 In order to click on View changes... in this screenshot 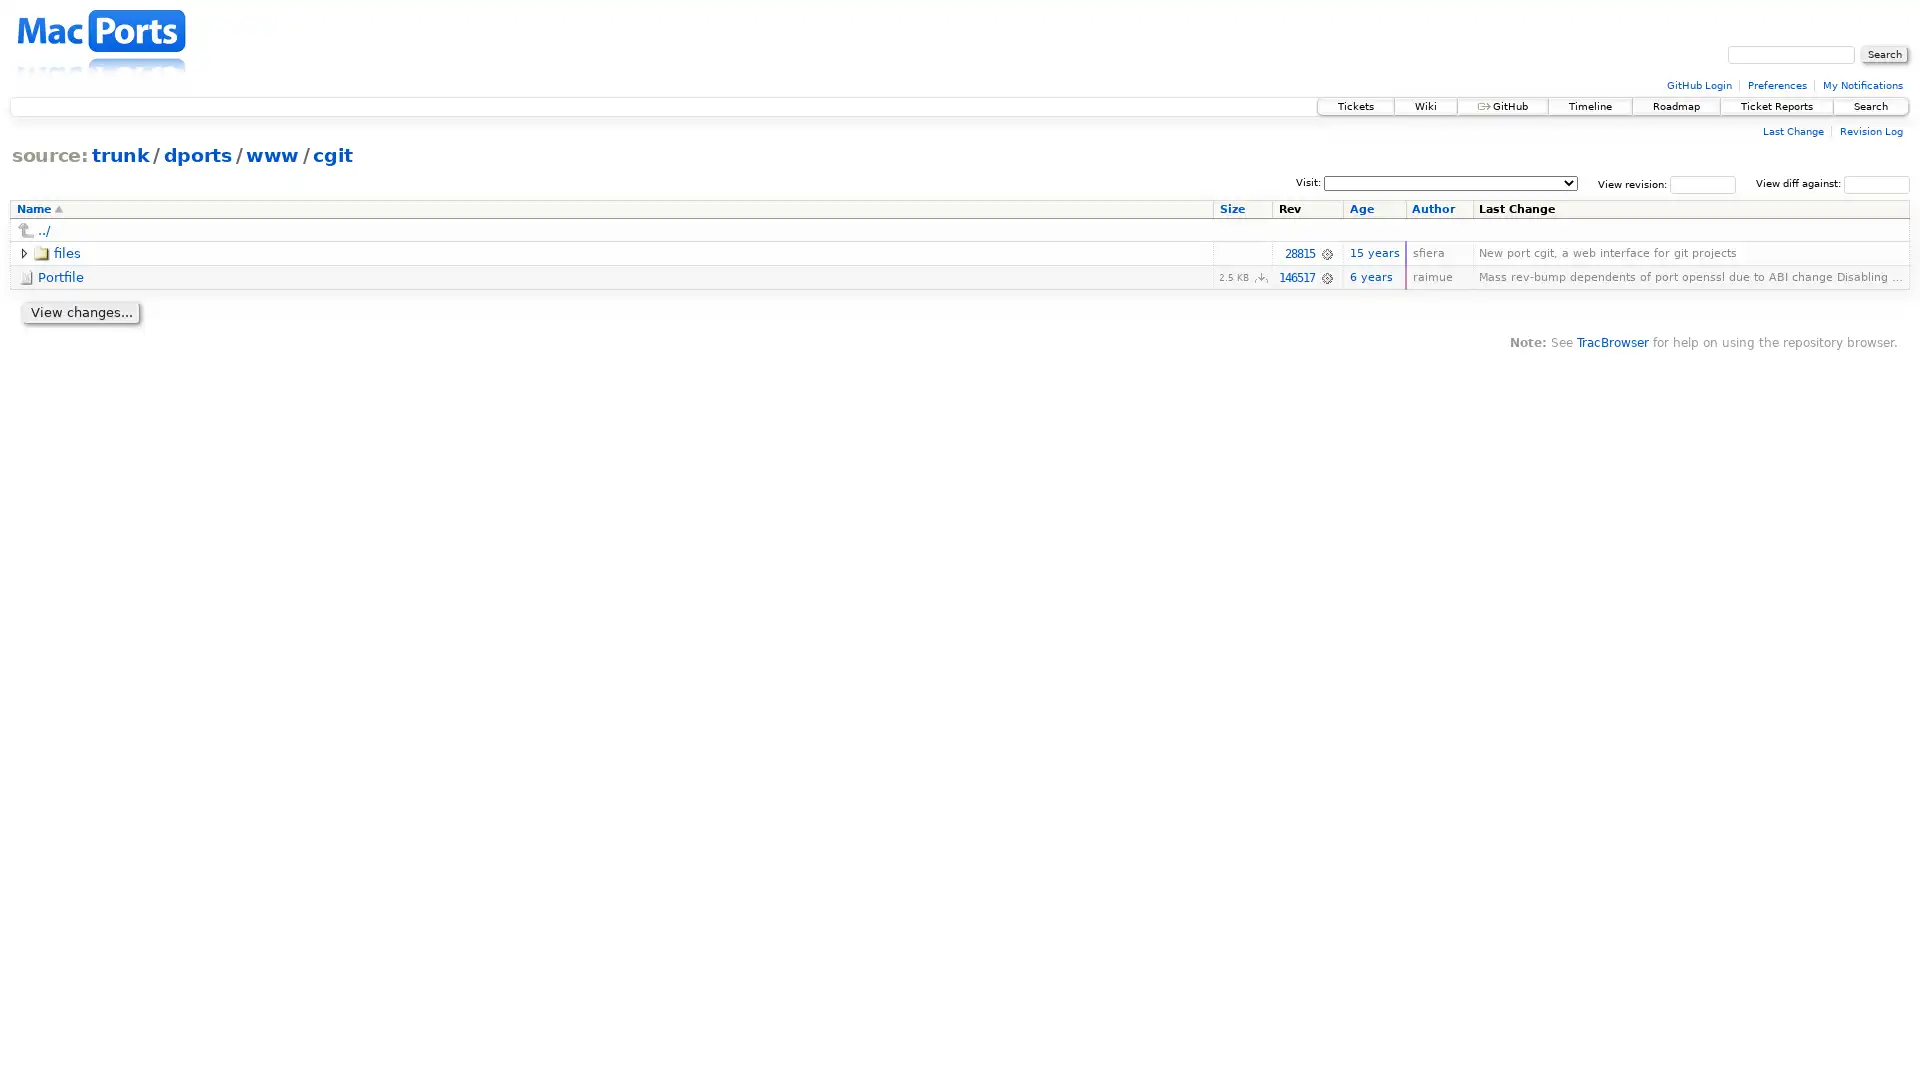, I will do `click(80, 312)`.